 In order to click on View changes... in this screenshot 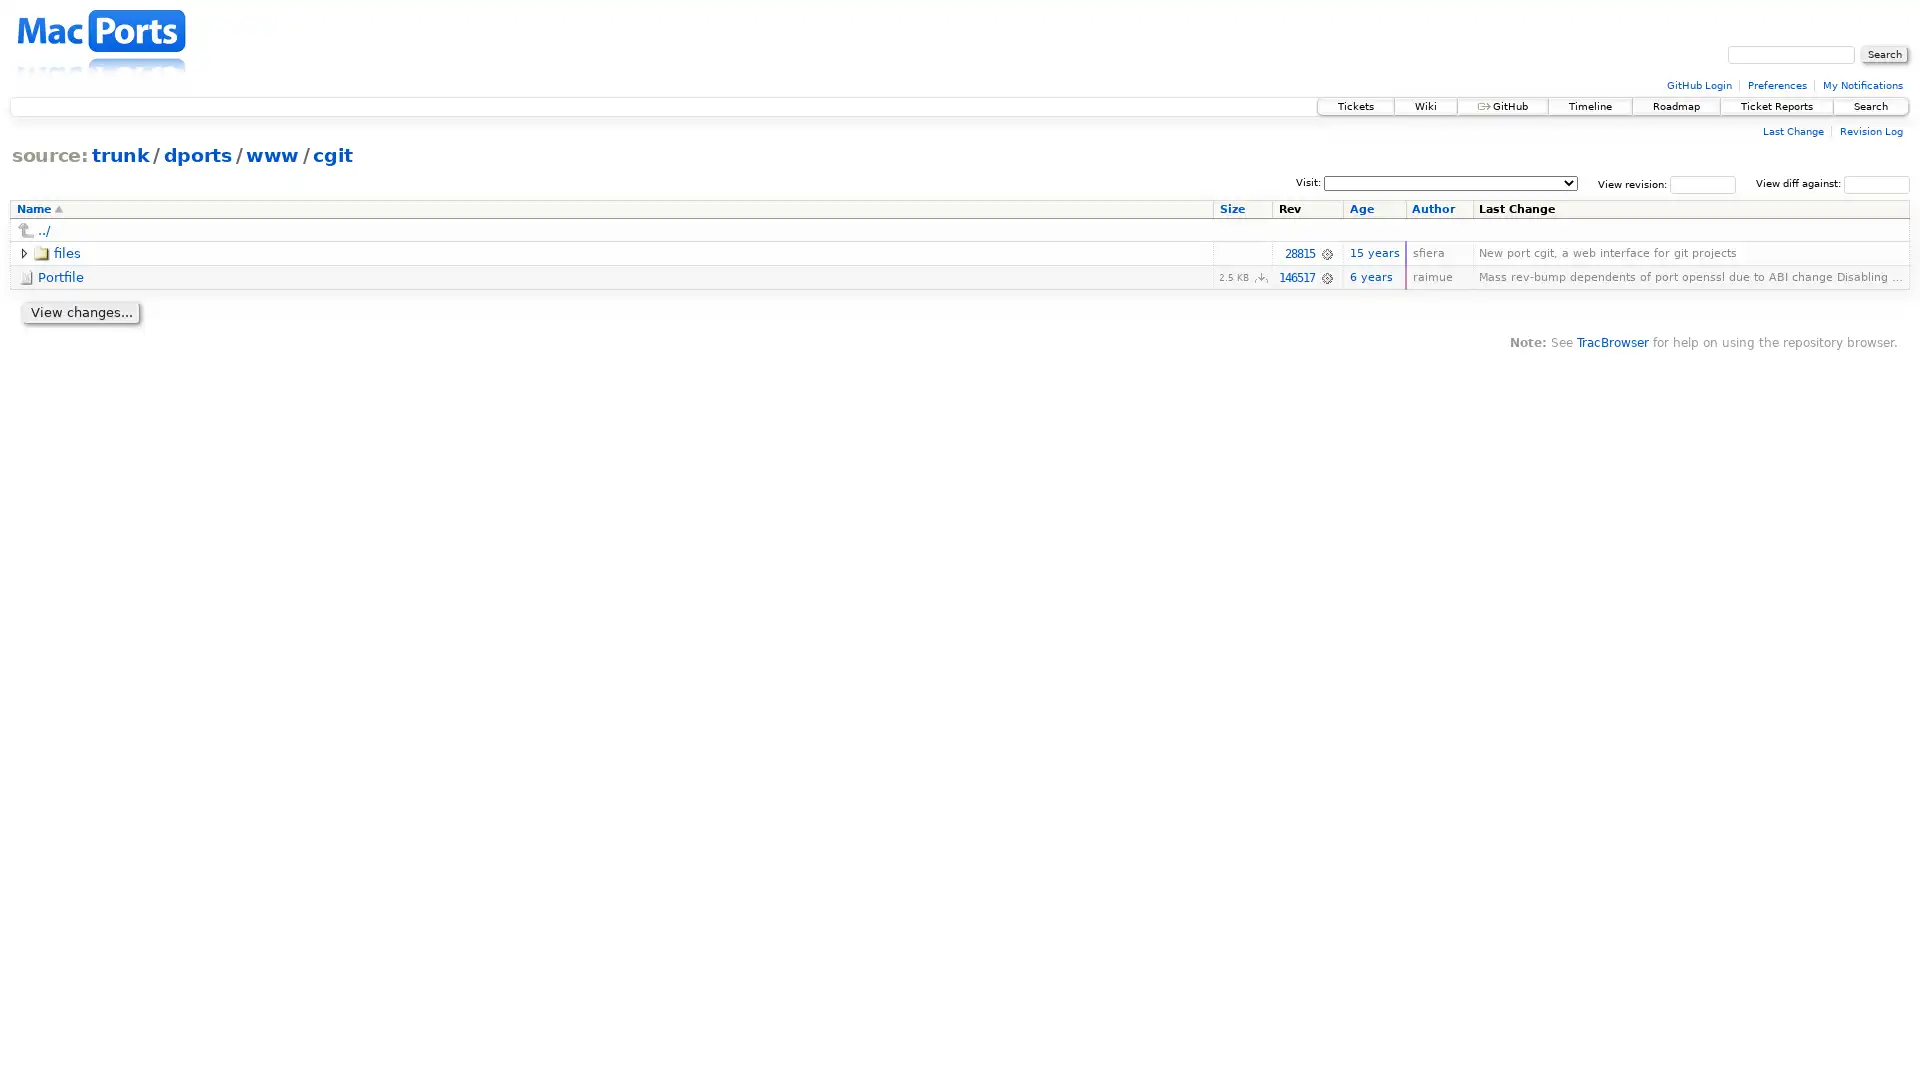, I will do `click(80, 312)`.